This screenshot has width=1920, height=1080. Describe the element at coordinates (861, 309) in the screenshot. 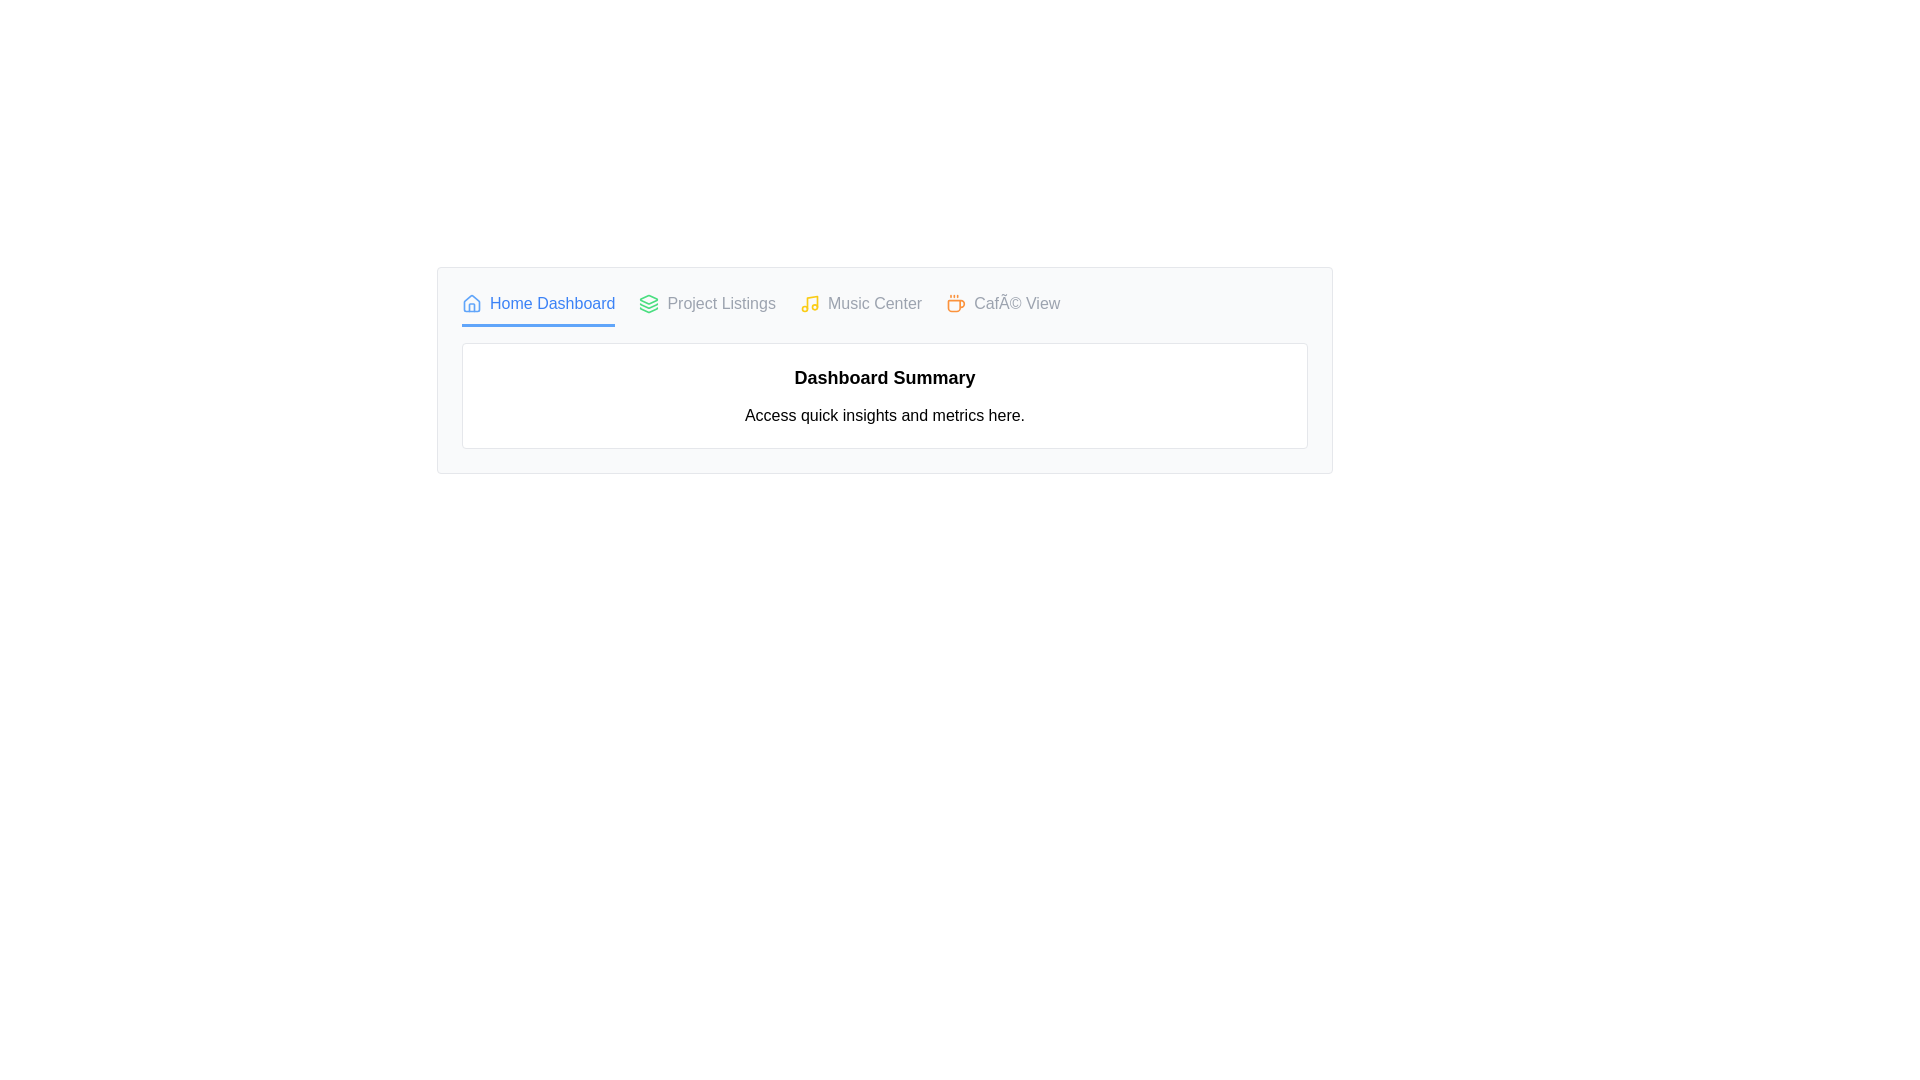

I see `the 'Music Center' navigation tab, which is the third item in the horizontal navigation menu` at that location.